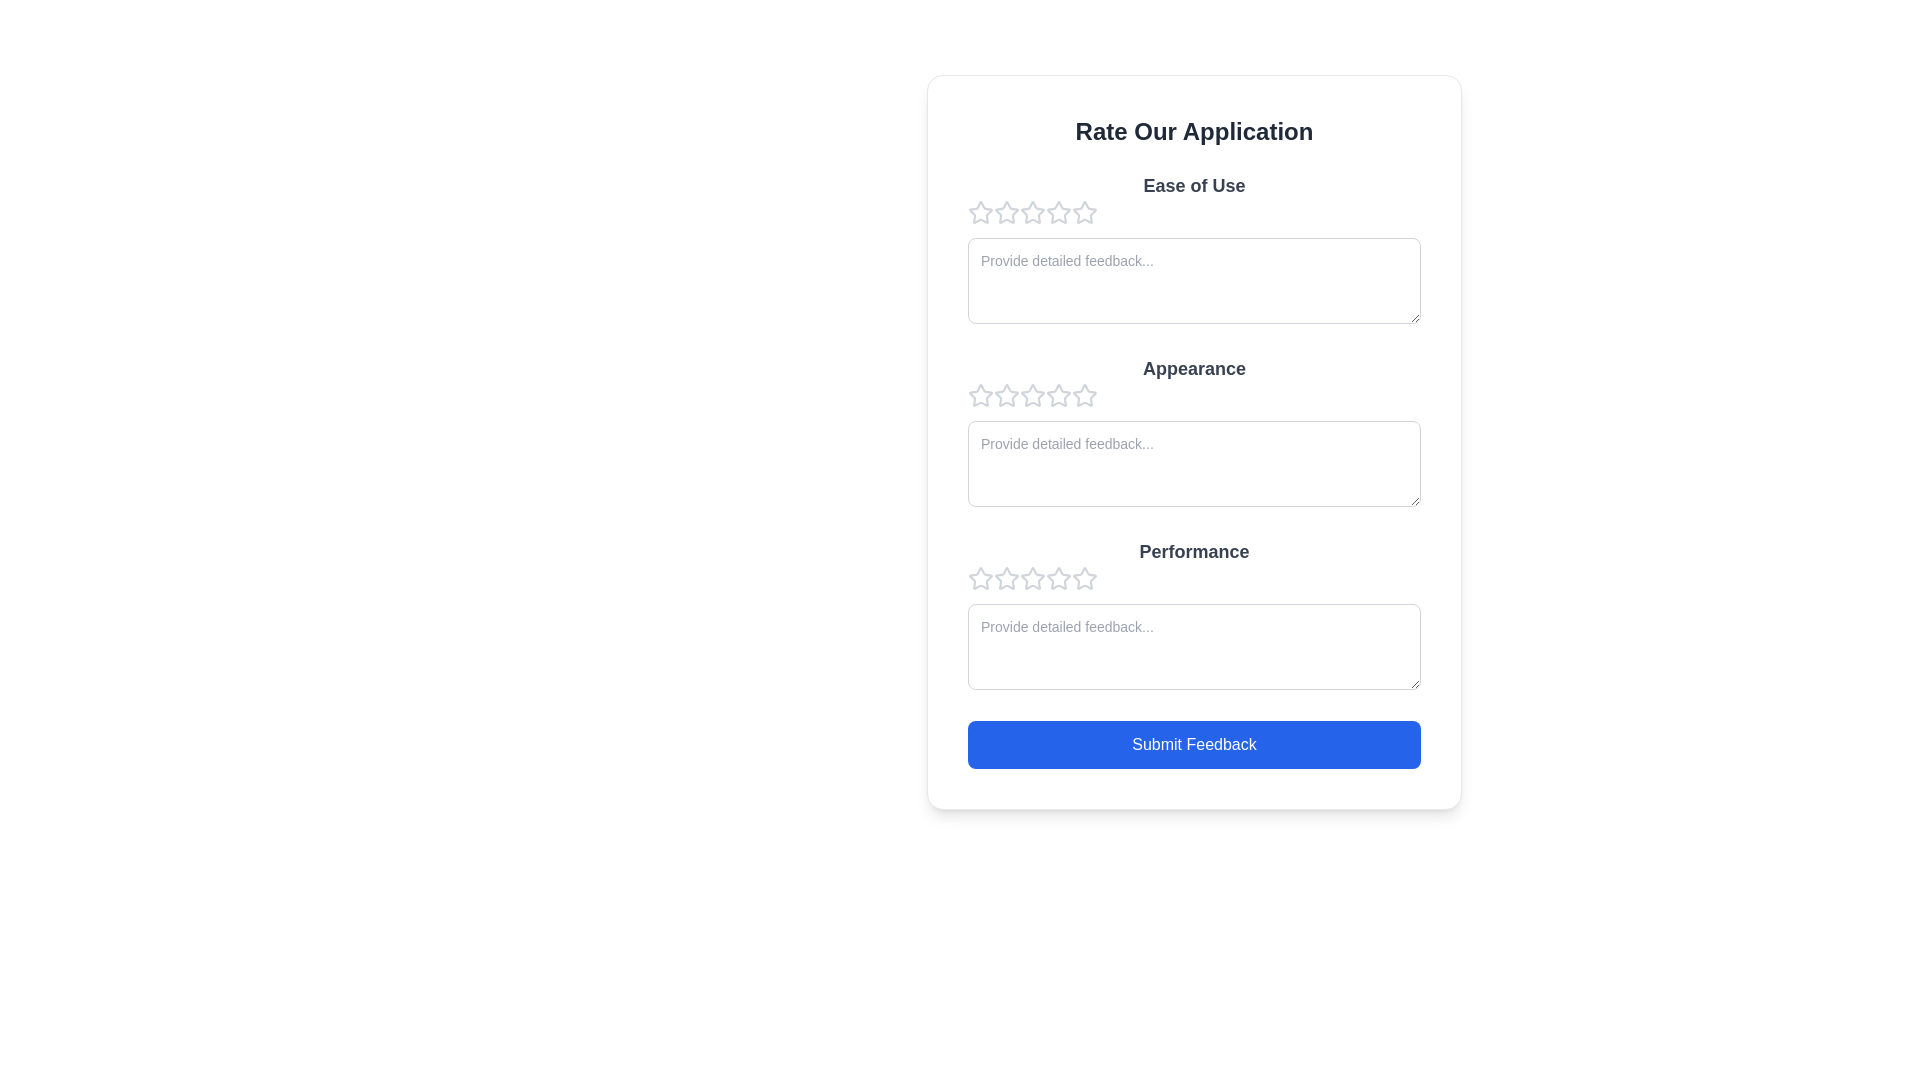  What do you see at coordinates (1194, 131) in the screenshot?
I see `the prominent heading text labeled 'Rate Our Application', which is styled with a bold font and is positioned at the top of the feedback form` at bounding box center [1194, 131].